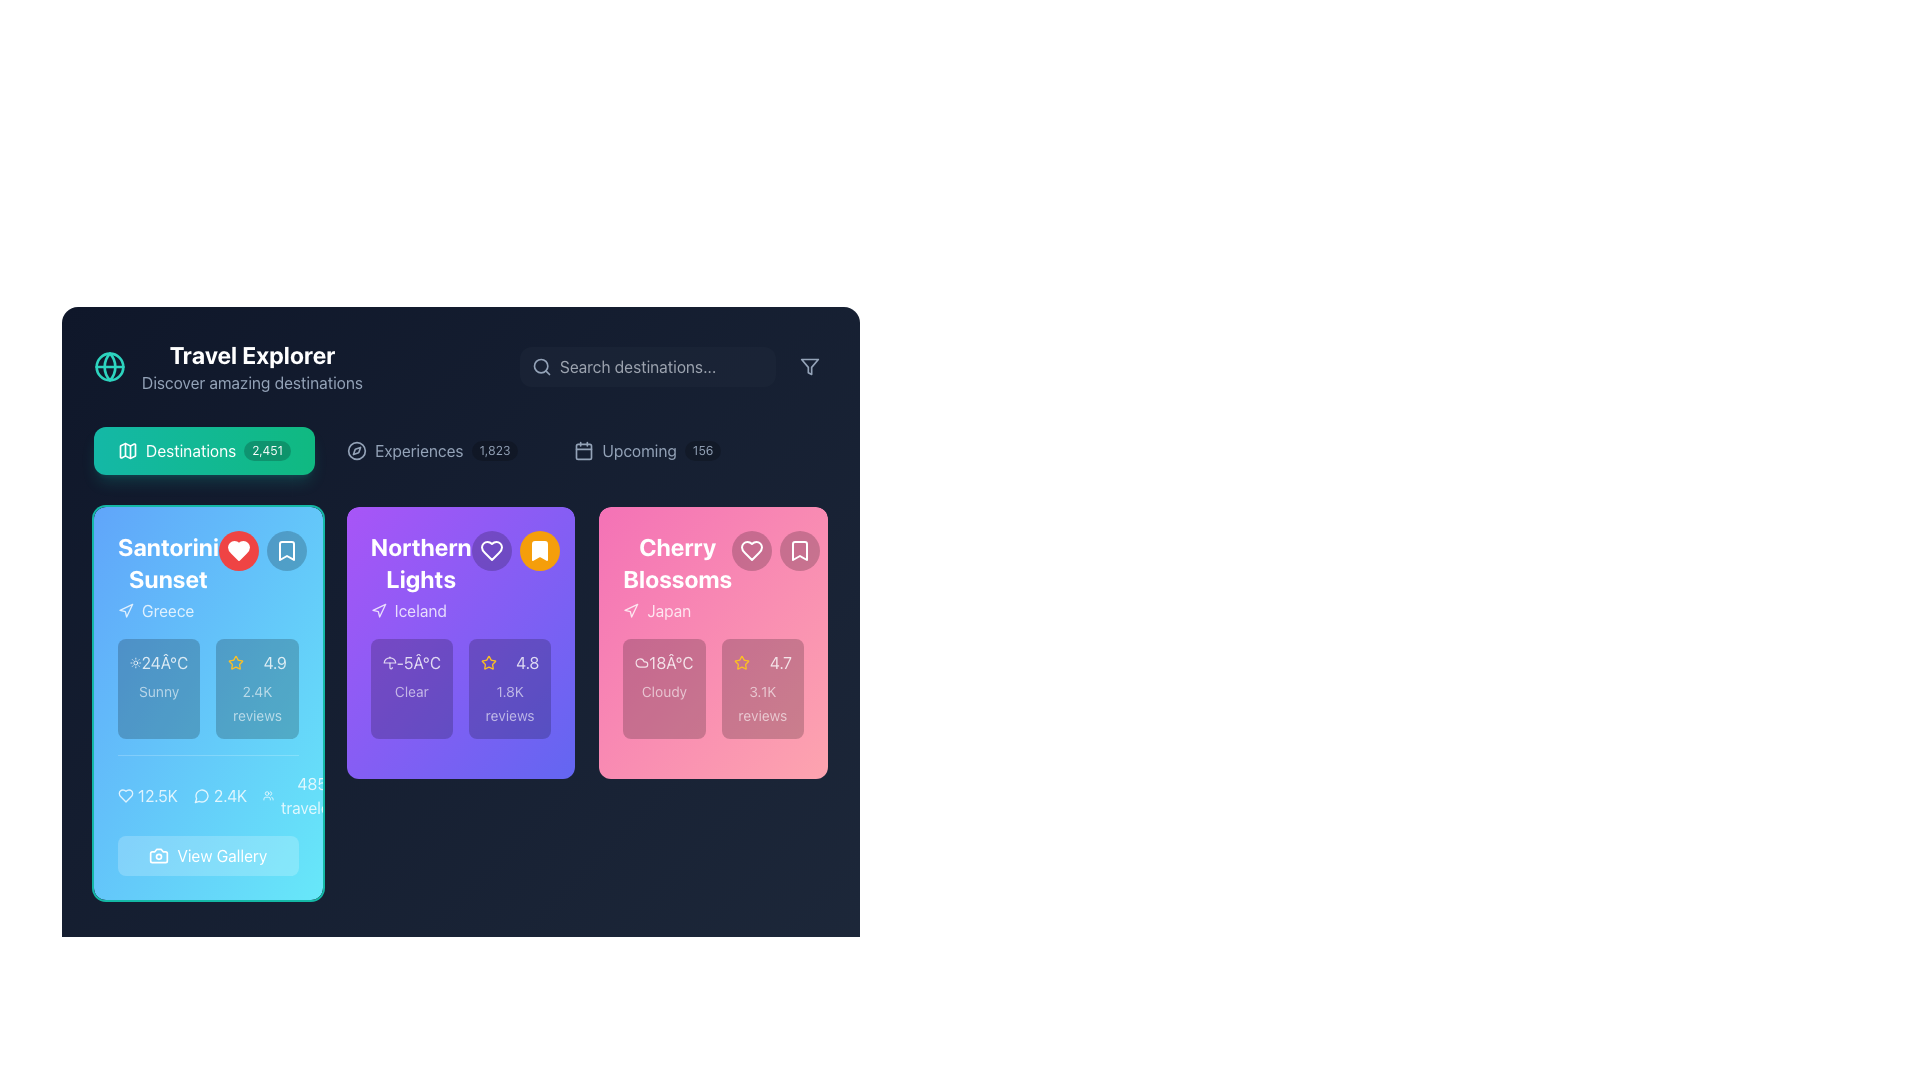 This screenshot has height=1080, width=1920. I want to click on the descriptive subtitle text label located directly beneath the 'Travel Explorer' heading, which provides context for the 'Travel Explorer' section, so click(251, 382).